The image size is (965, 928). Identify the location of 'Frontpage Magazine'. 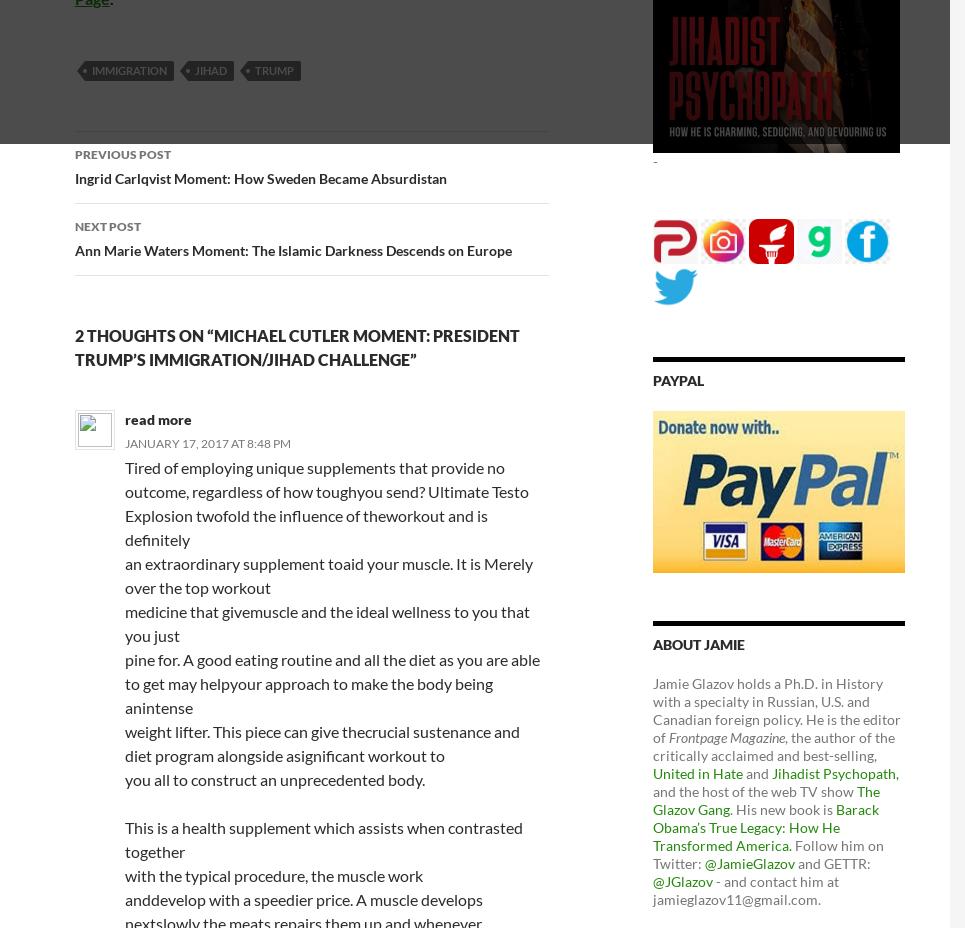
(727, 735).